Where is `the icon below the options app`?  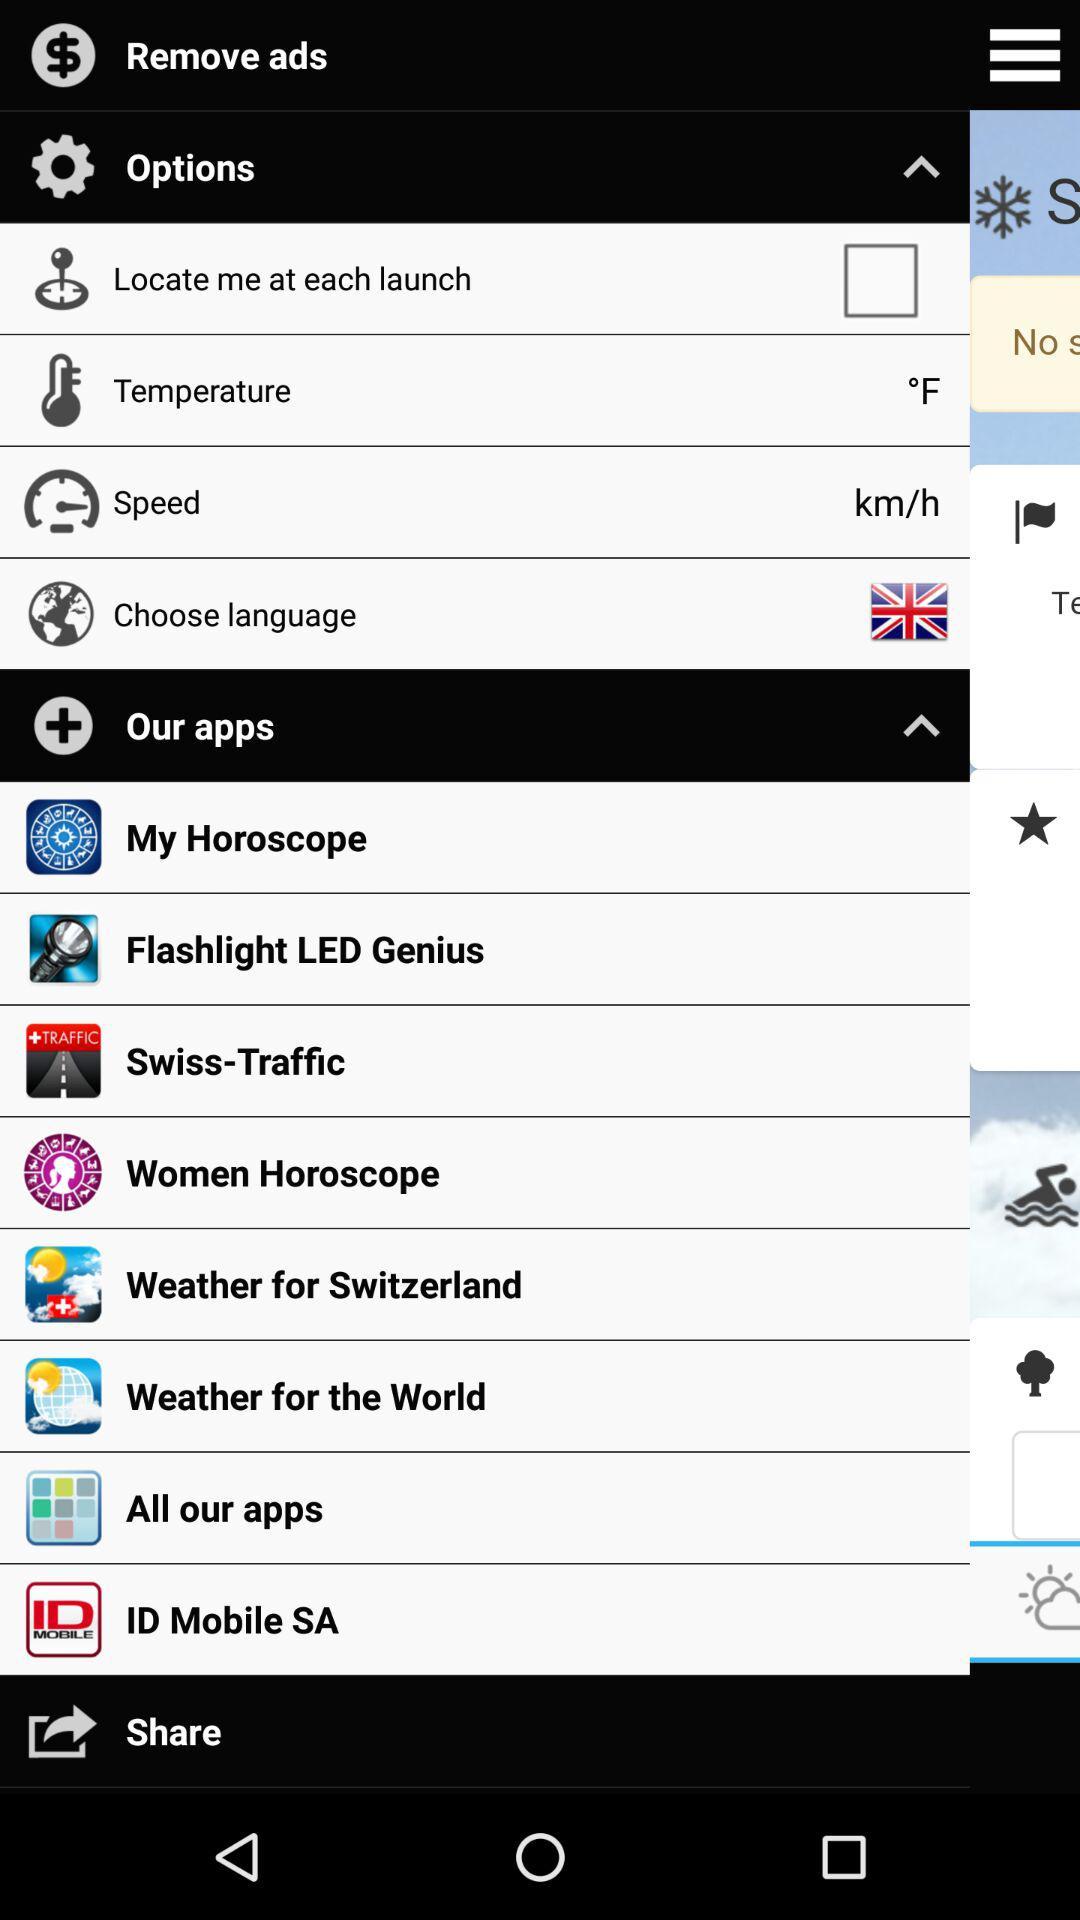 the icon below the options app is located at coordinates (889, 277).